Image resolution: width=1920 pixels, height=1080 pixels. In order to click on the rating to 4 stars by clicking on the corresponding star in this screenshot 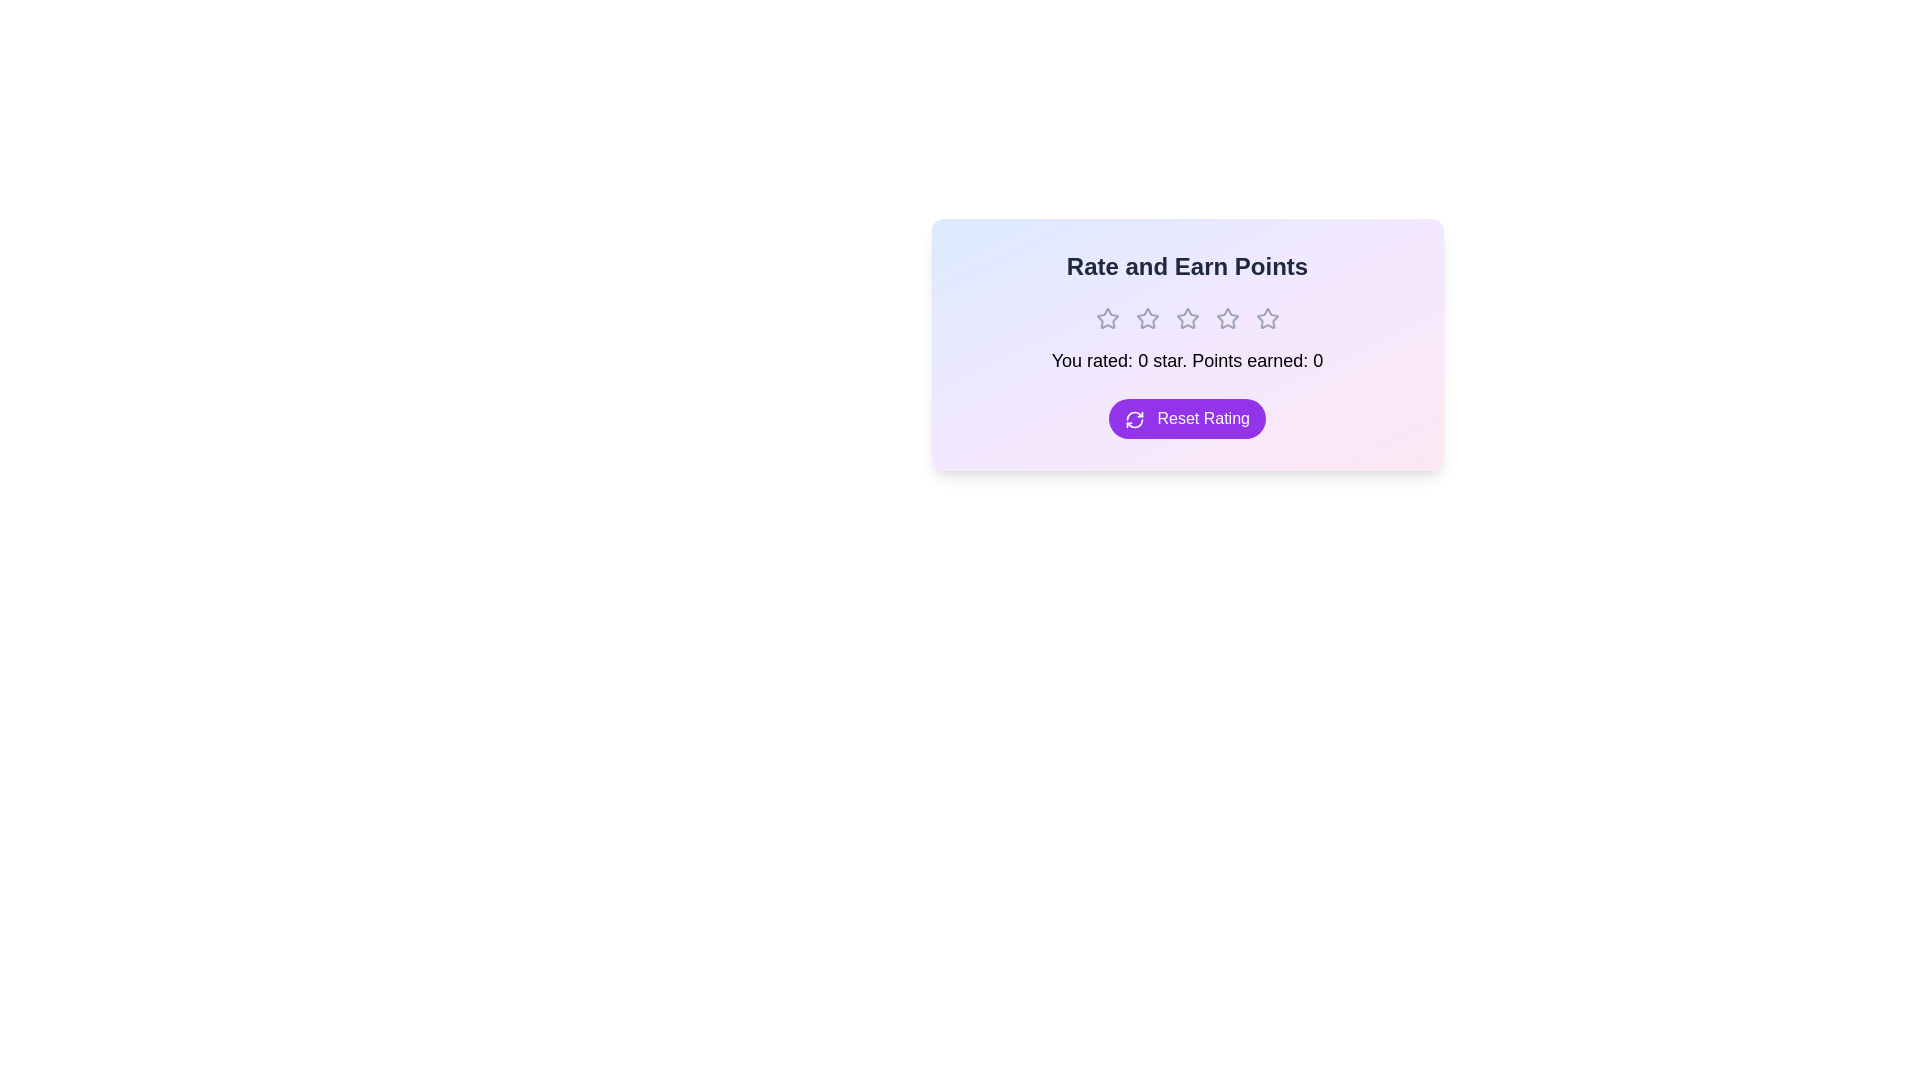, I will do `click(1226, 318)`.